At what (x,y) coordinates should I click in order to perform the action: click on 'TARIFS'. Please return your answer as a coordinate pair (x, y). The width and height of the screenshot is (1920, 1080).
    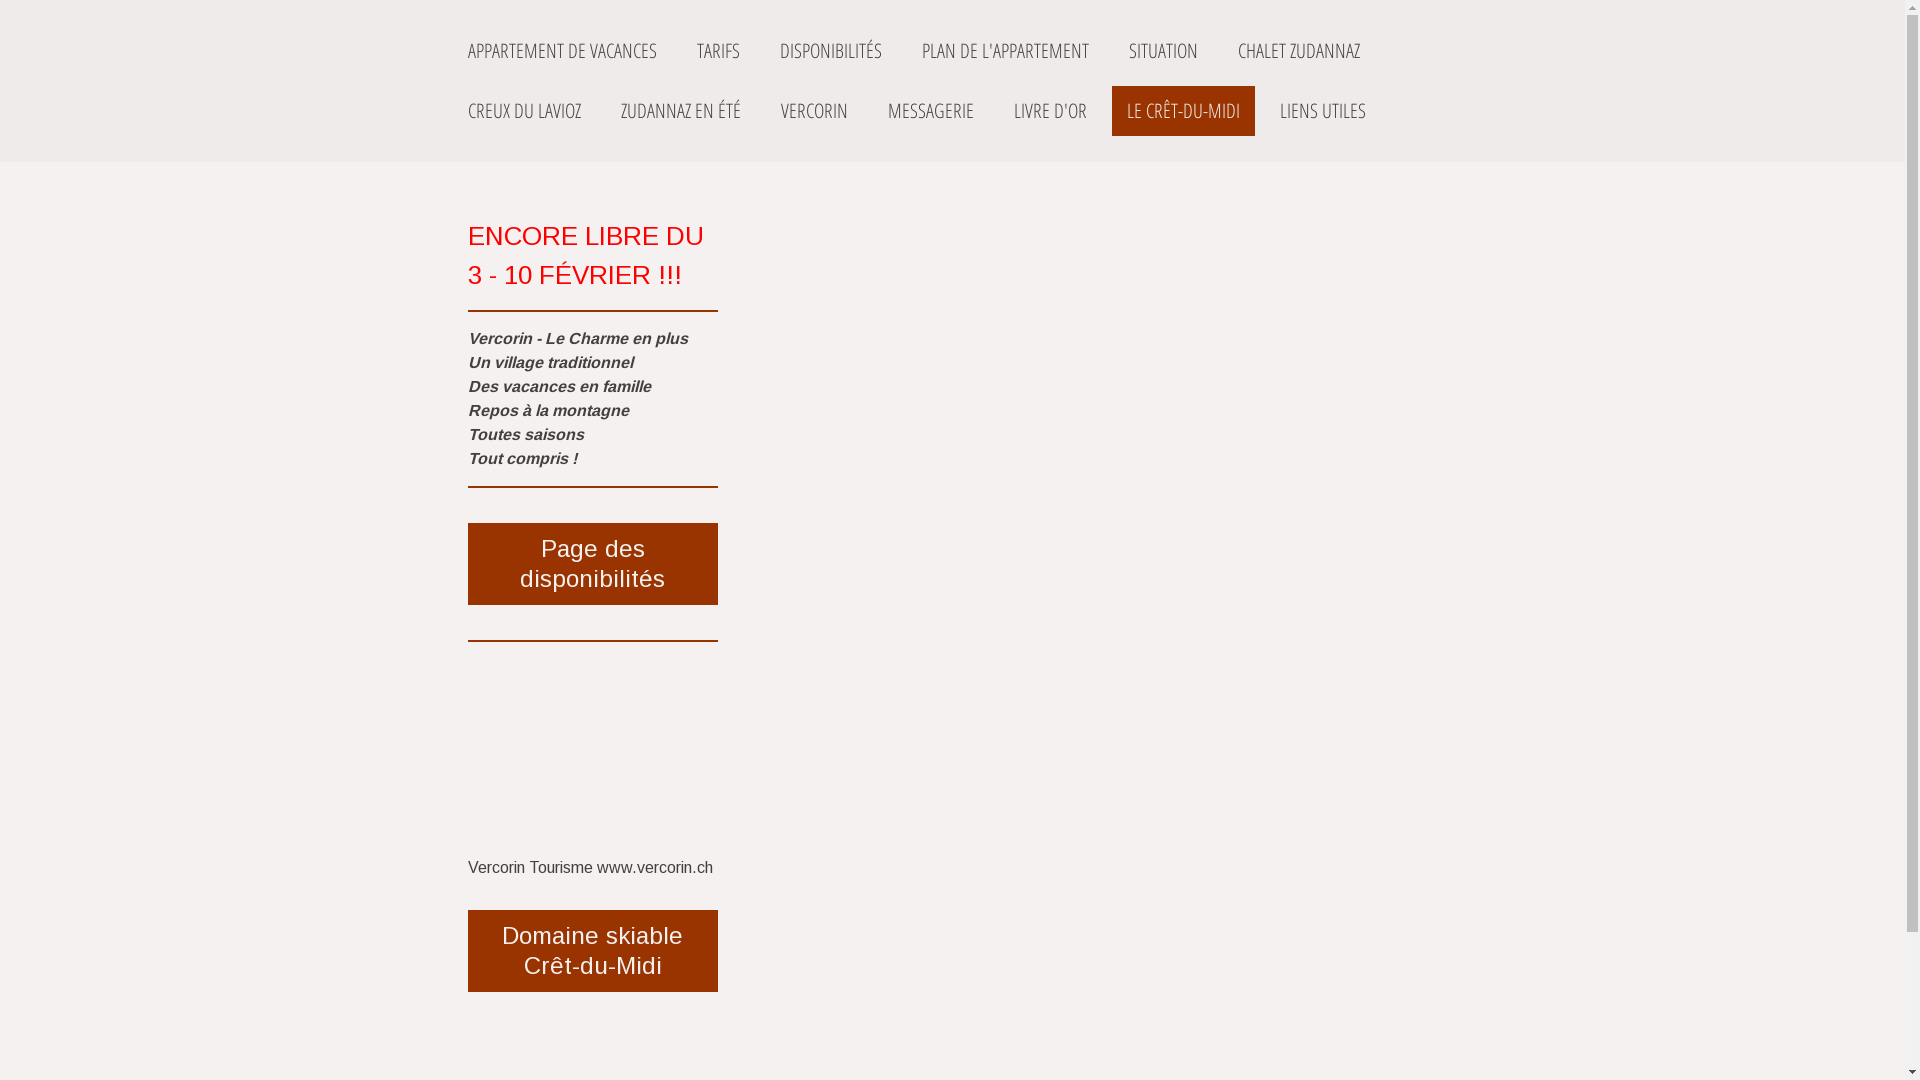
    Looking at the image, I should click on (681, 49).